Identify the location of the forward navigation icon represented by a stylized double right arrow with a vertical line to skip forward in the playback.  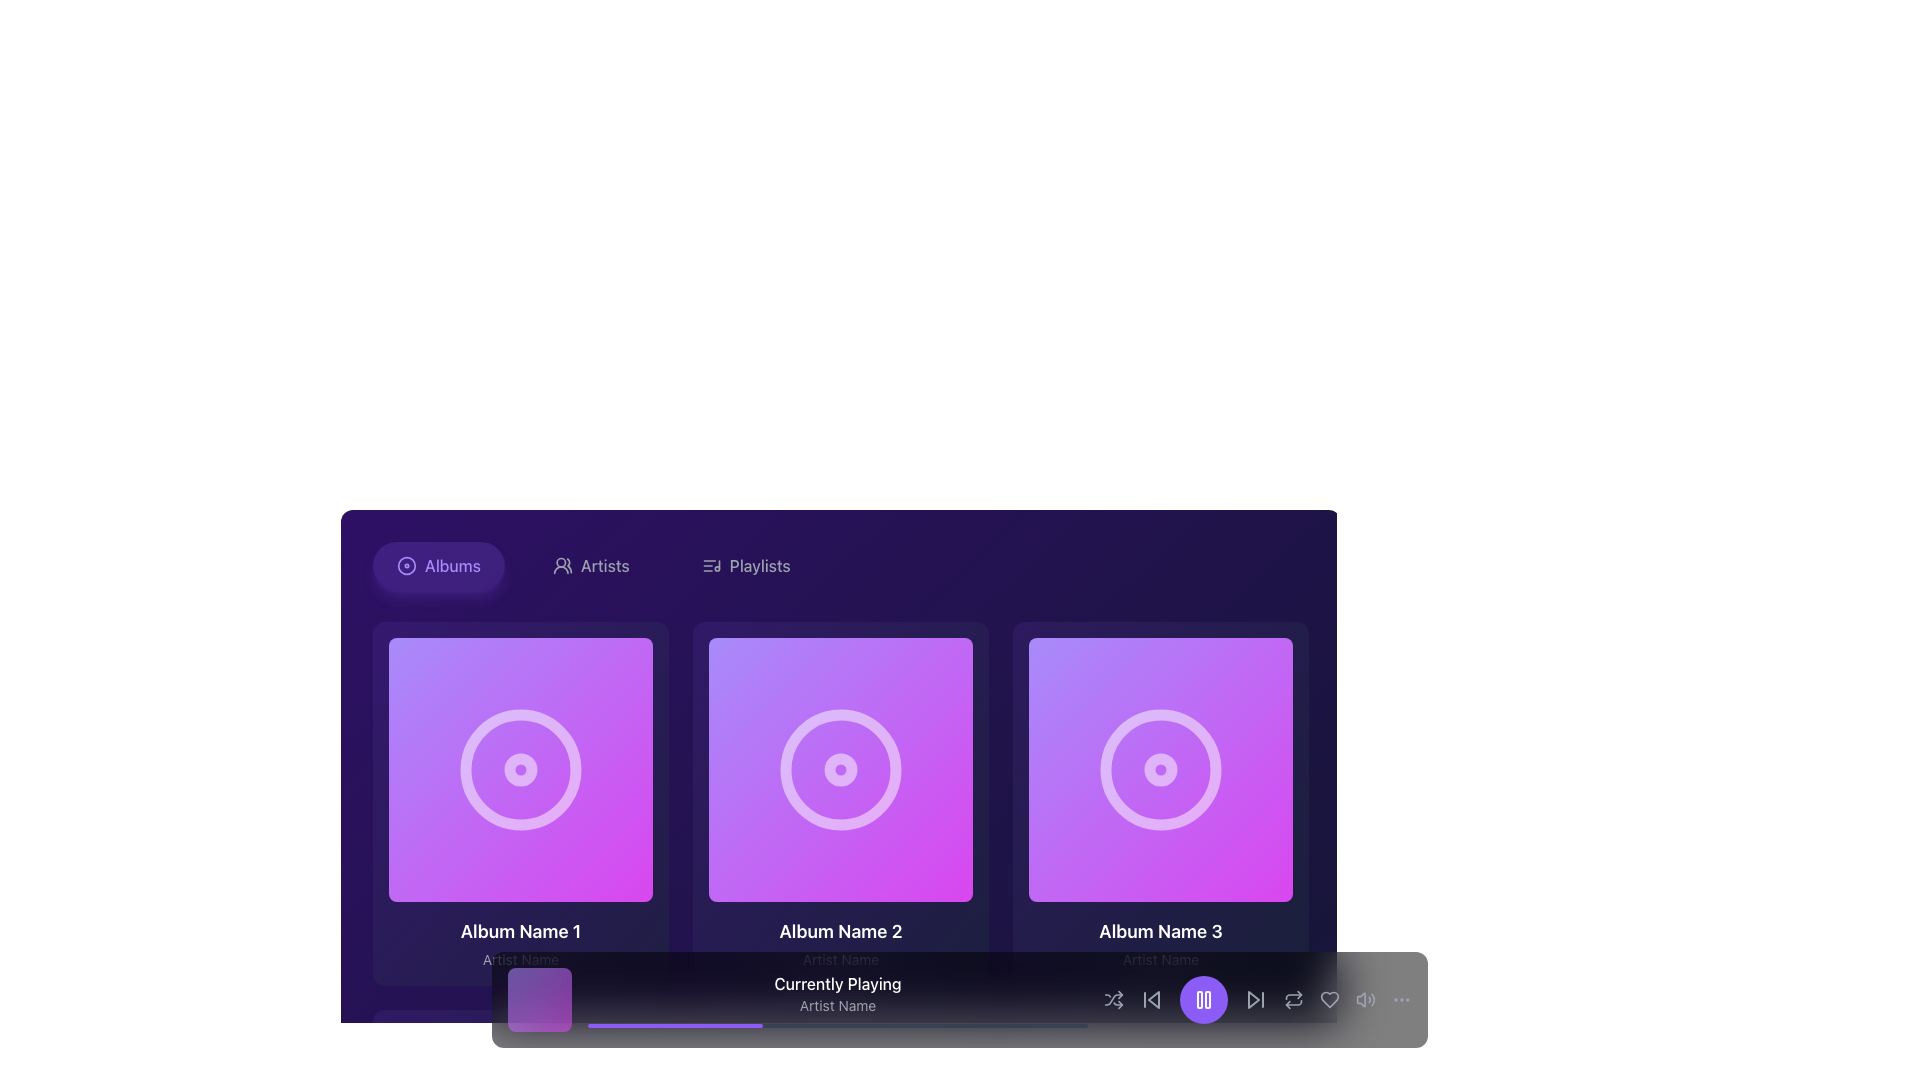
(1255, 999).